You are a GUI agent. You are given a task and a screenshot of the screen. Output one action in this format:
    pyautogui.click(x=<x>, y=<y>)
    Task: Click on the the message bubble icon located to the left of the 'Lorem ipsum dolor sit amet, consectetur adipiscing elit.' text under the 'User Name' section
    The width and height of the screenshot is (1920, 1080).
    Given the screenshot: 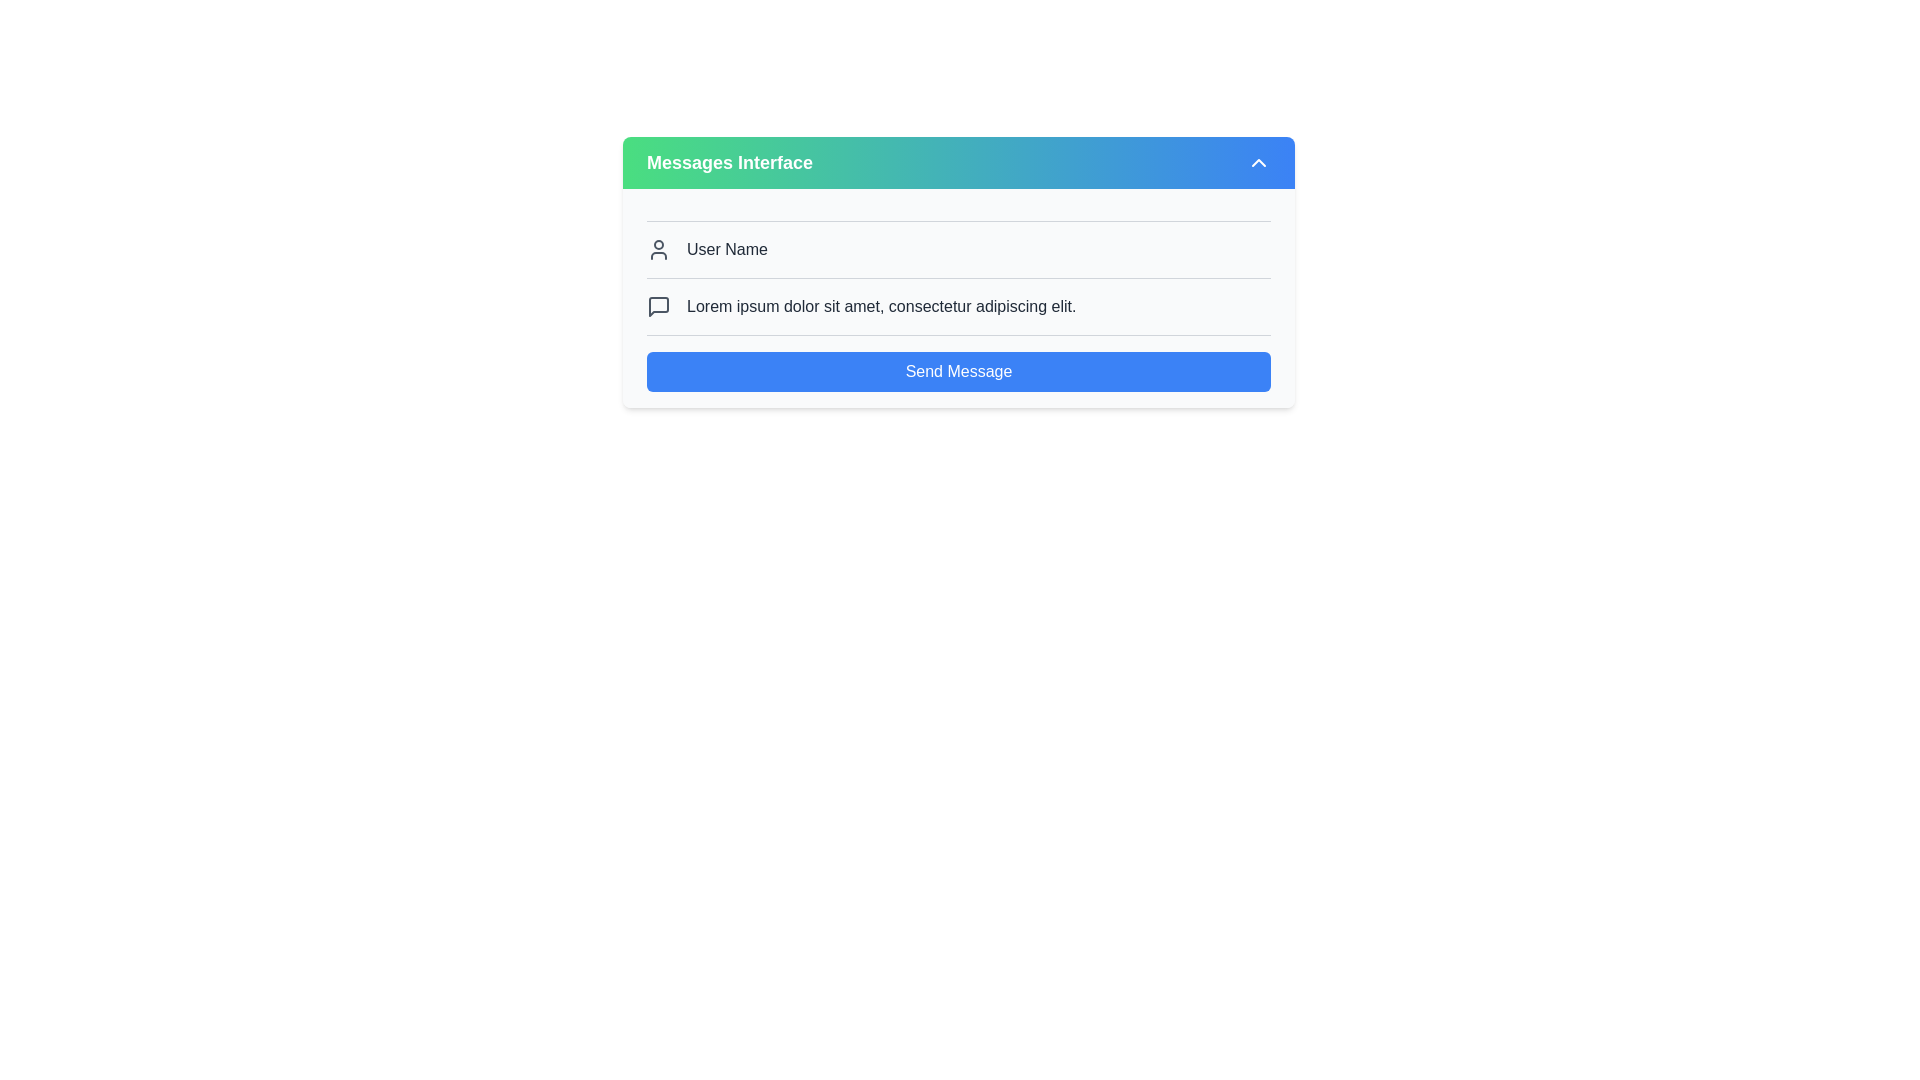 What is the action you would take?
    pyautogui.click(x=658, y=307)
    